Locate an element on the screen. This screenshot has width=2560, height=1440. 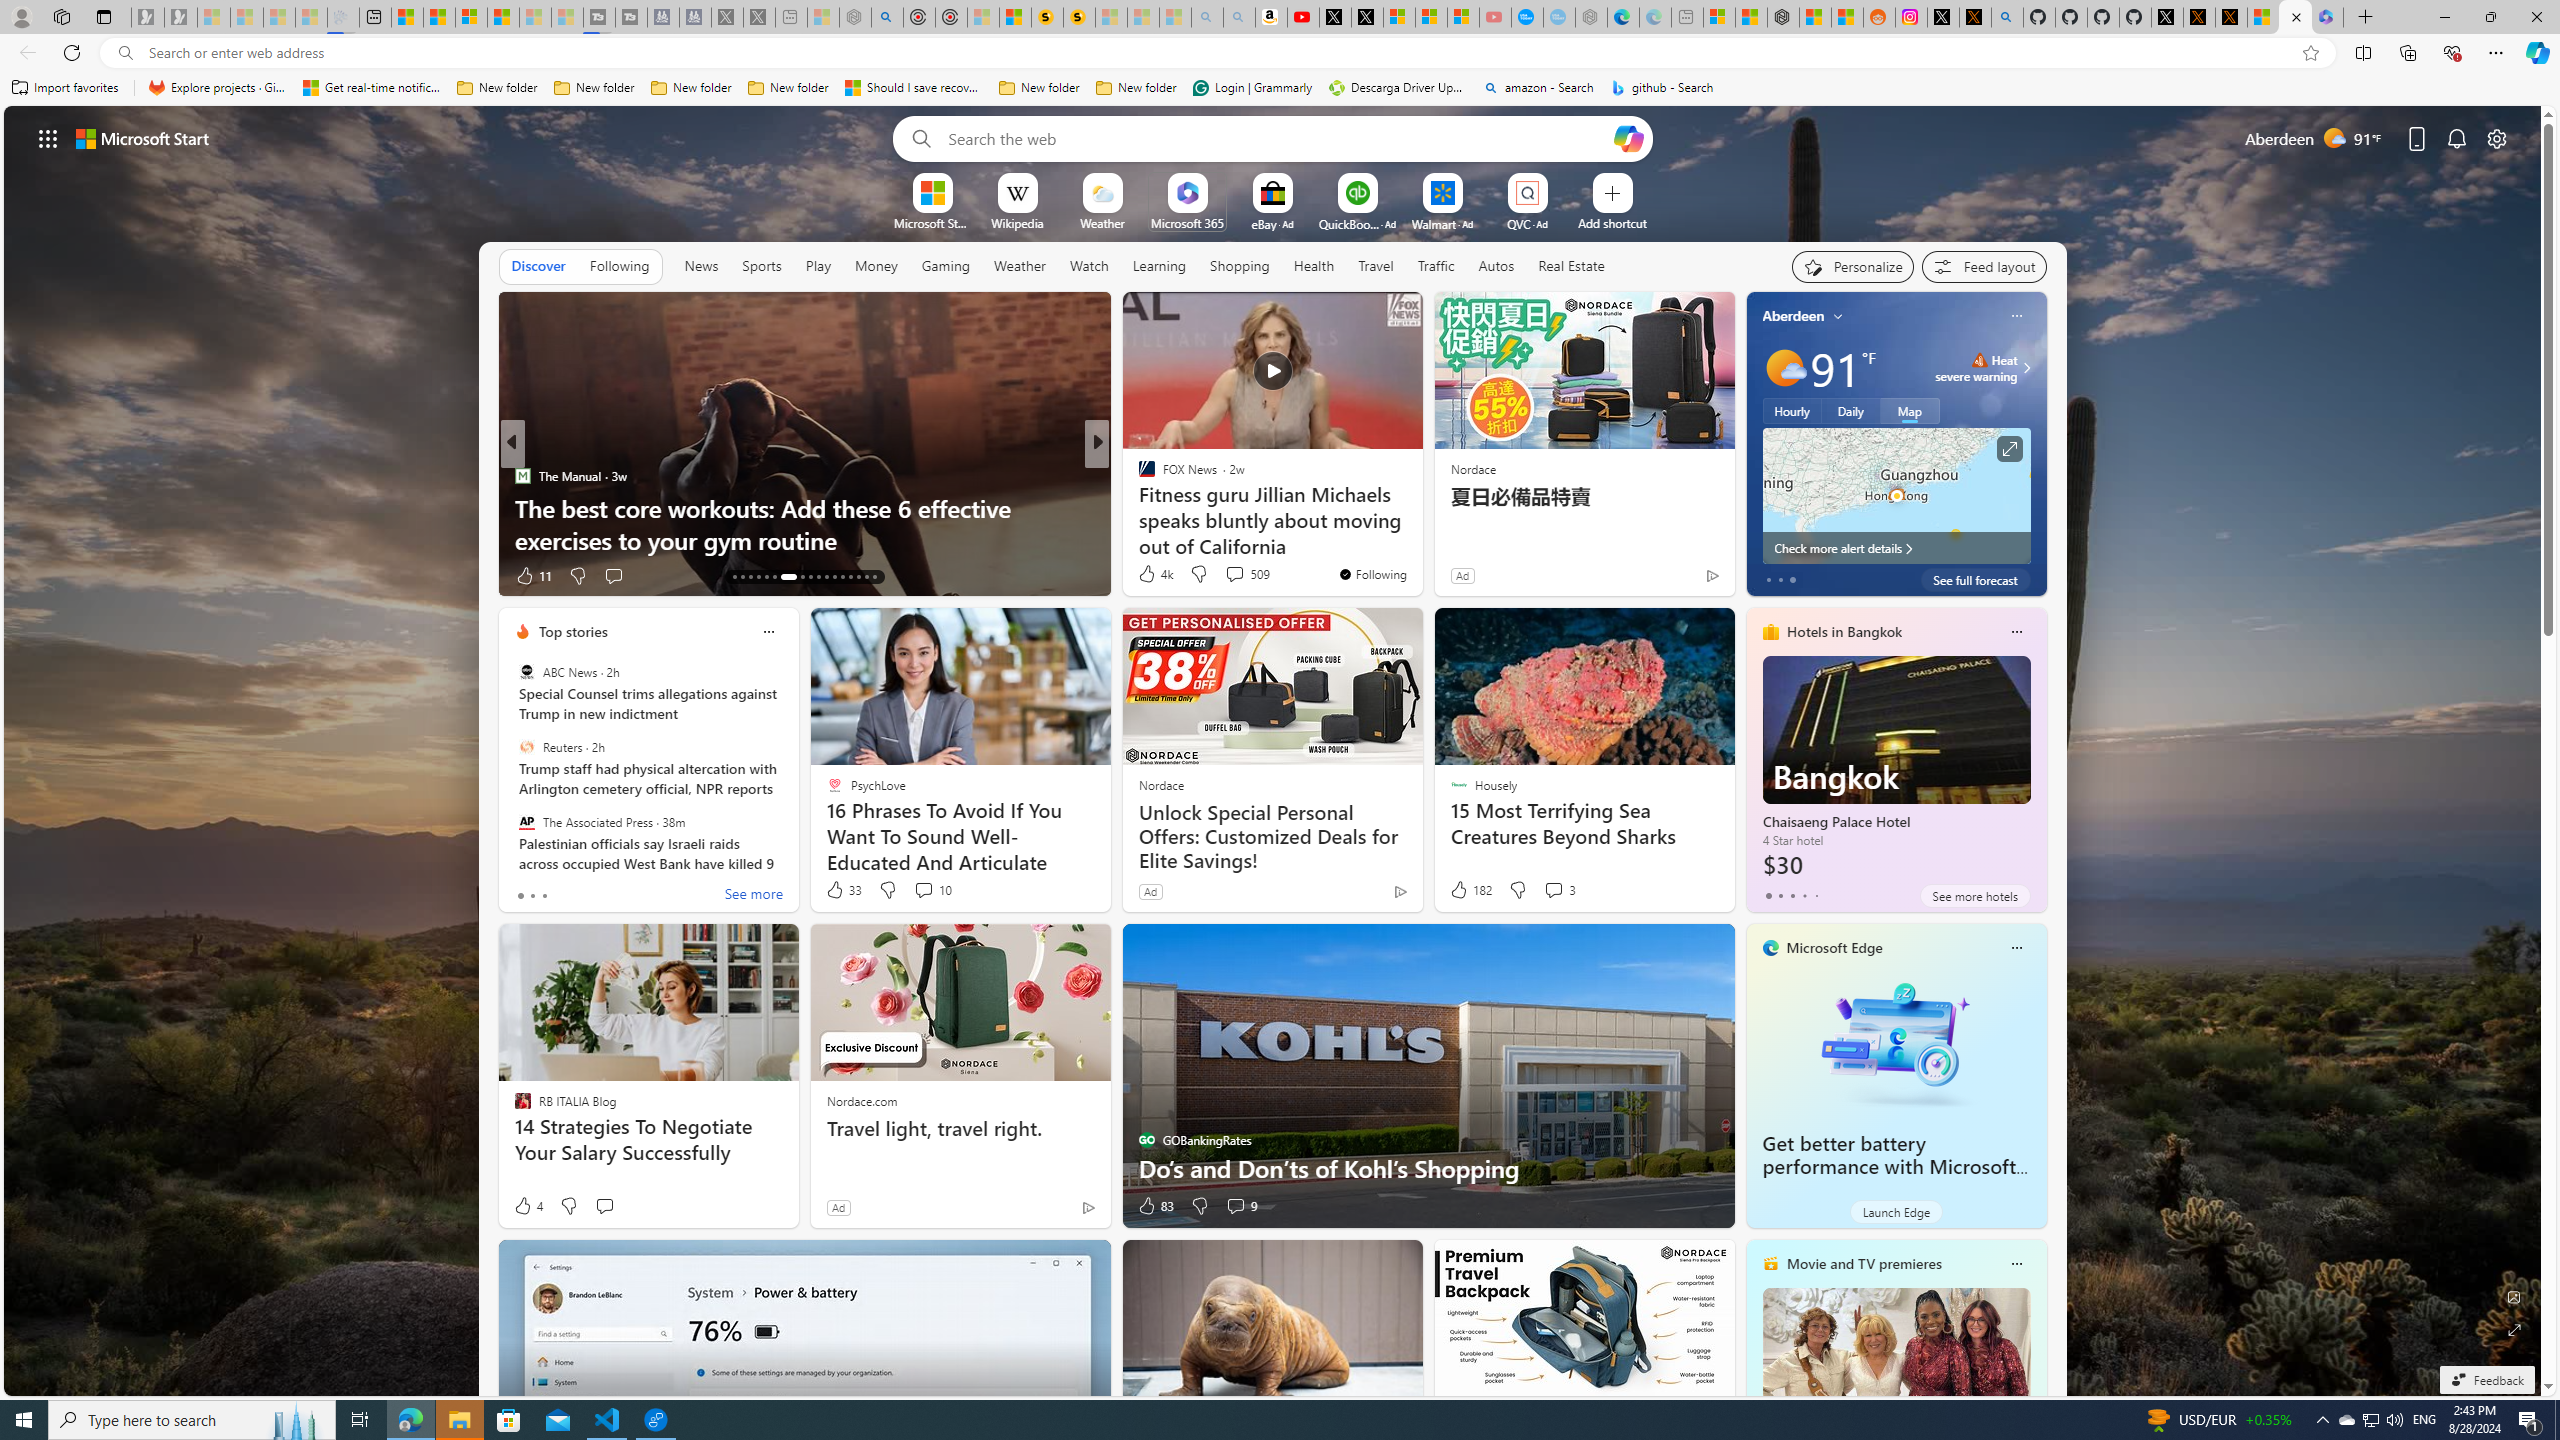
'Shopping' is located at coordinates (1239, 265).